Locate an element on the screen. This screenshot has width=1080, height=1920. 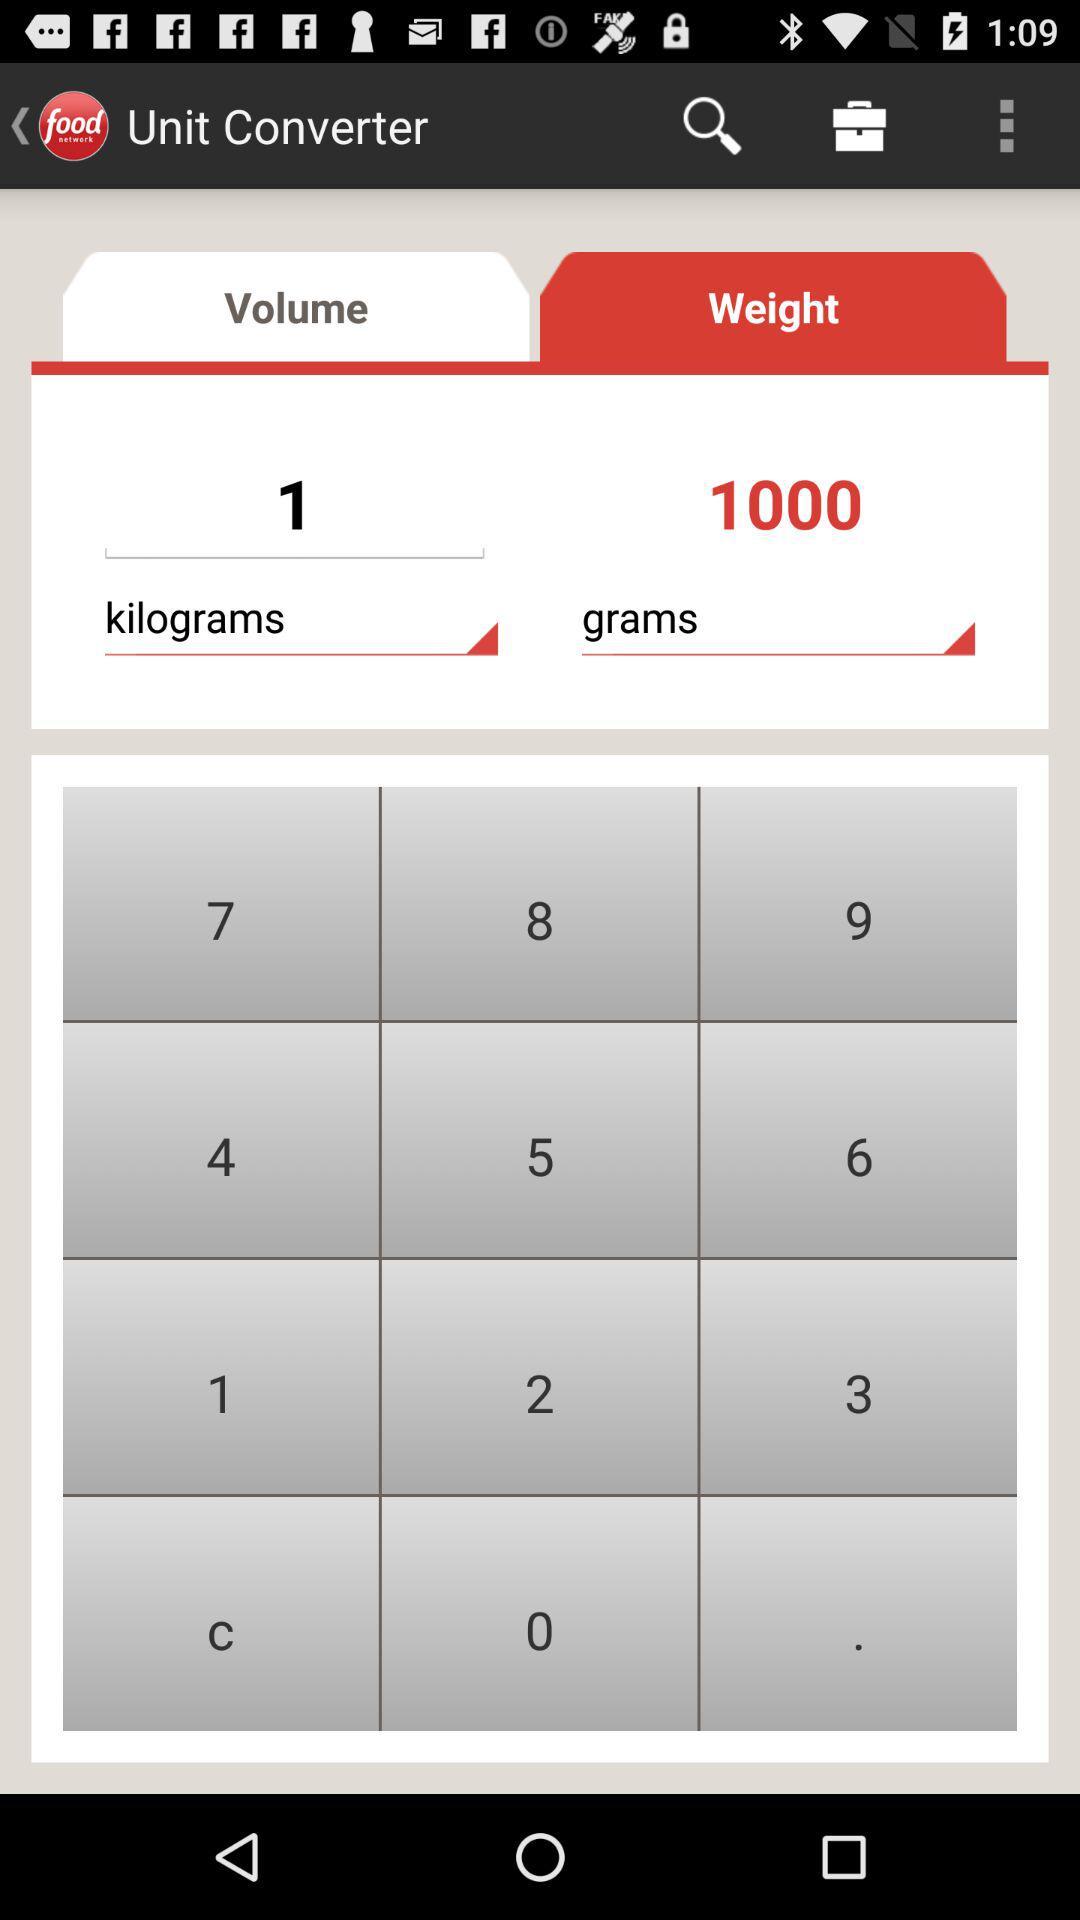
button between c and is located at coordinates (540, 1613).